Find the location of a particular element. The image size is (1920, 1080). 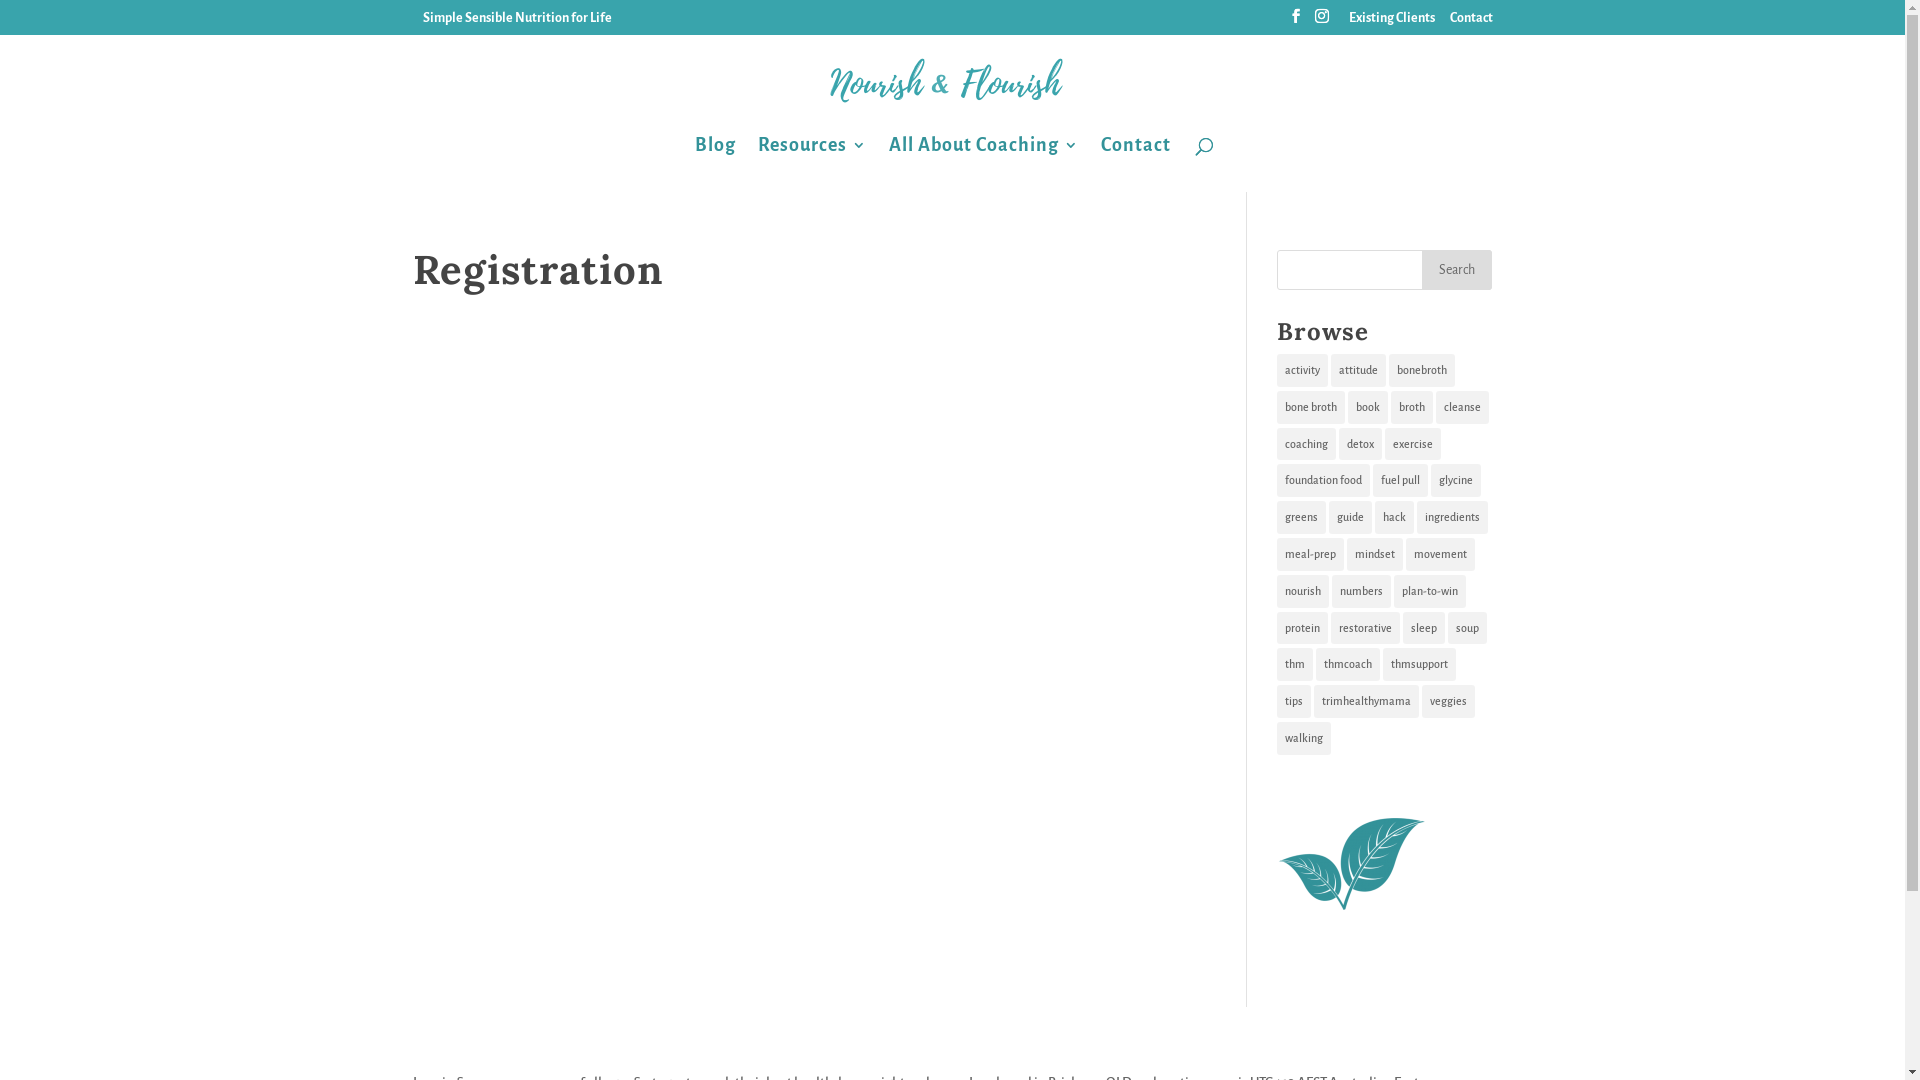

'soup' is located at coordinates (1448, 627).